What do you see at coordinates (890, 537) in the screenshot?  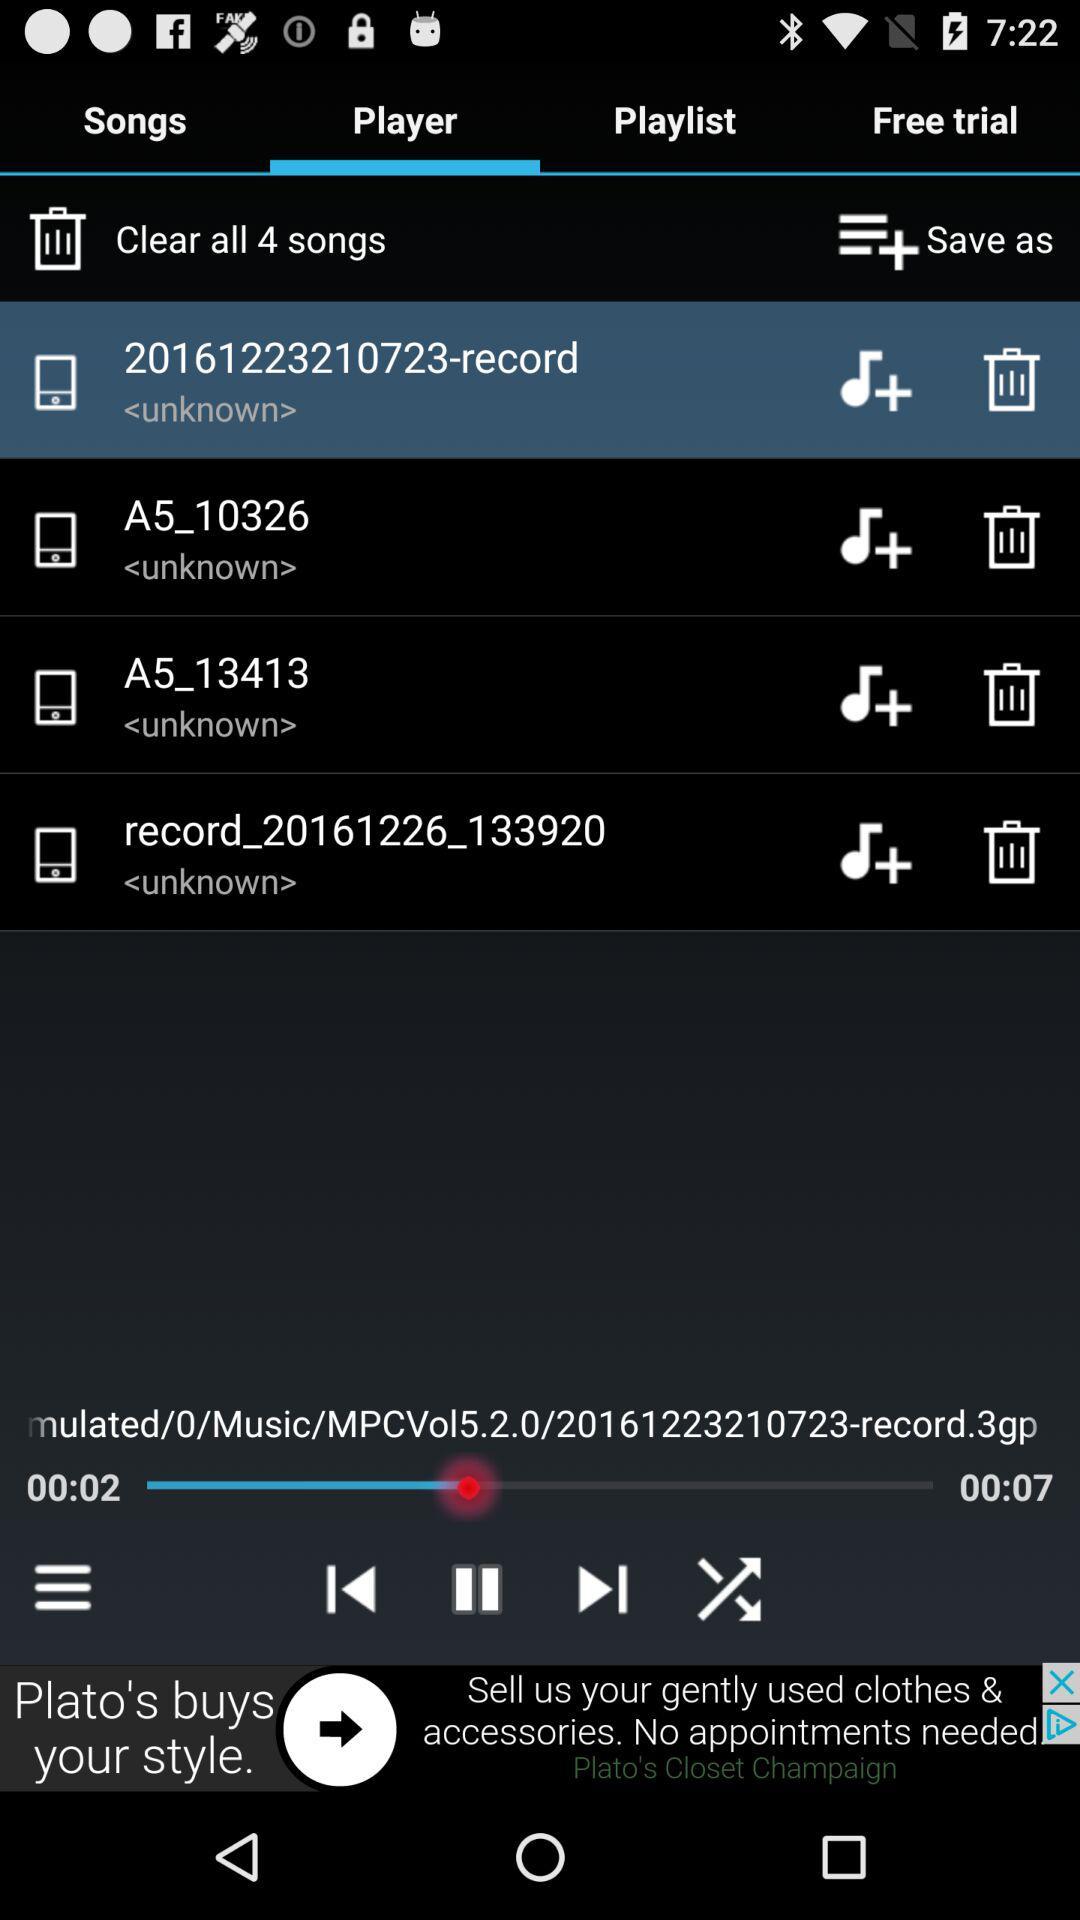 I see `song` at bounding box center [890, 537].